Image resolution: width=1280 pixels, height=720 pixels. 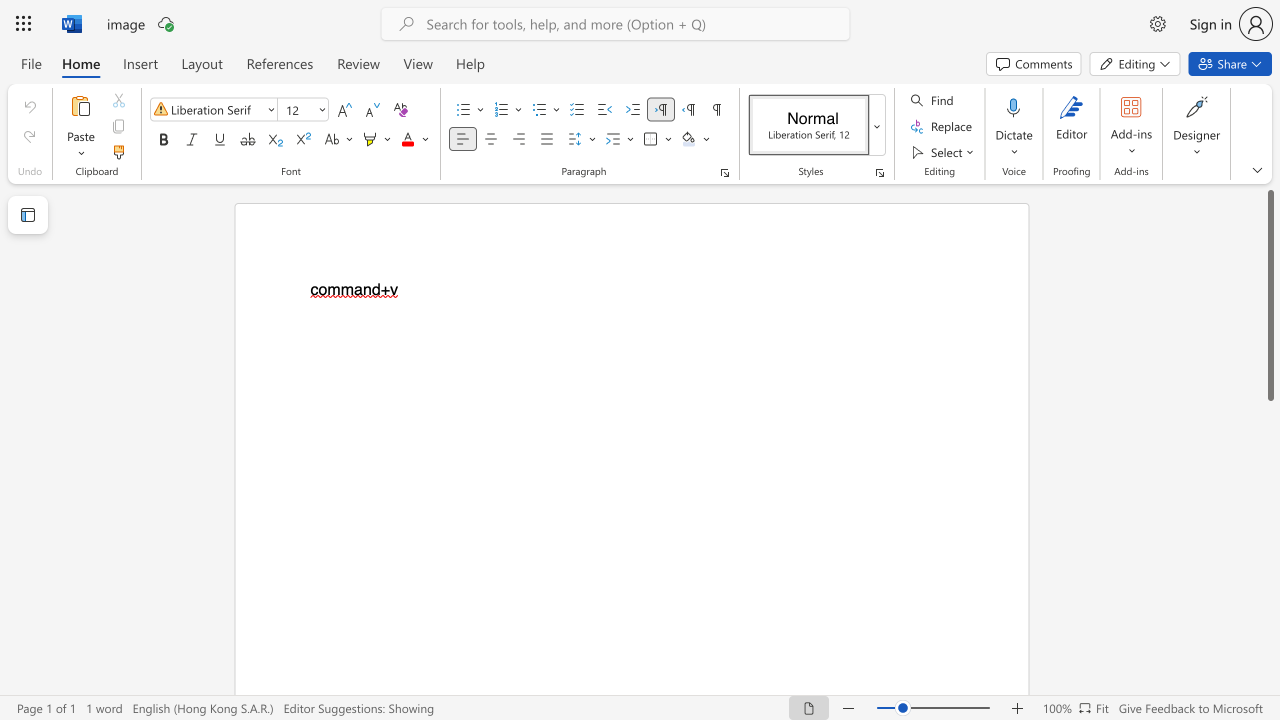 What do you see at coordinates (1269, 508) in the screenshot?
I see `the scrollbar to move the view down` at bounding box center [1269, 508].